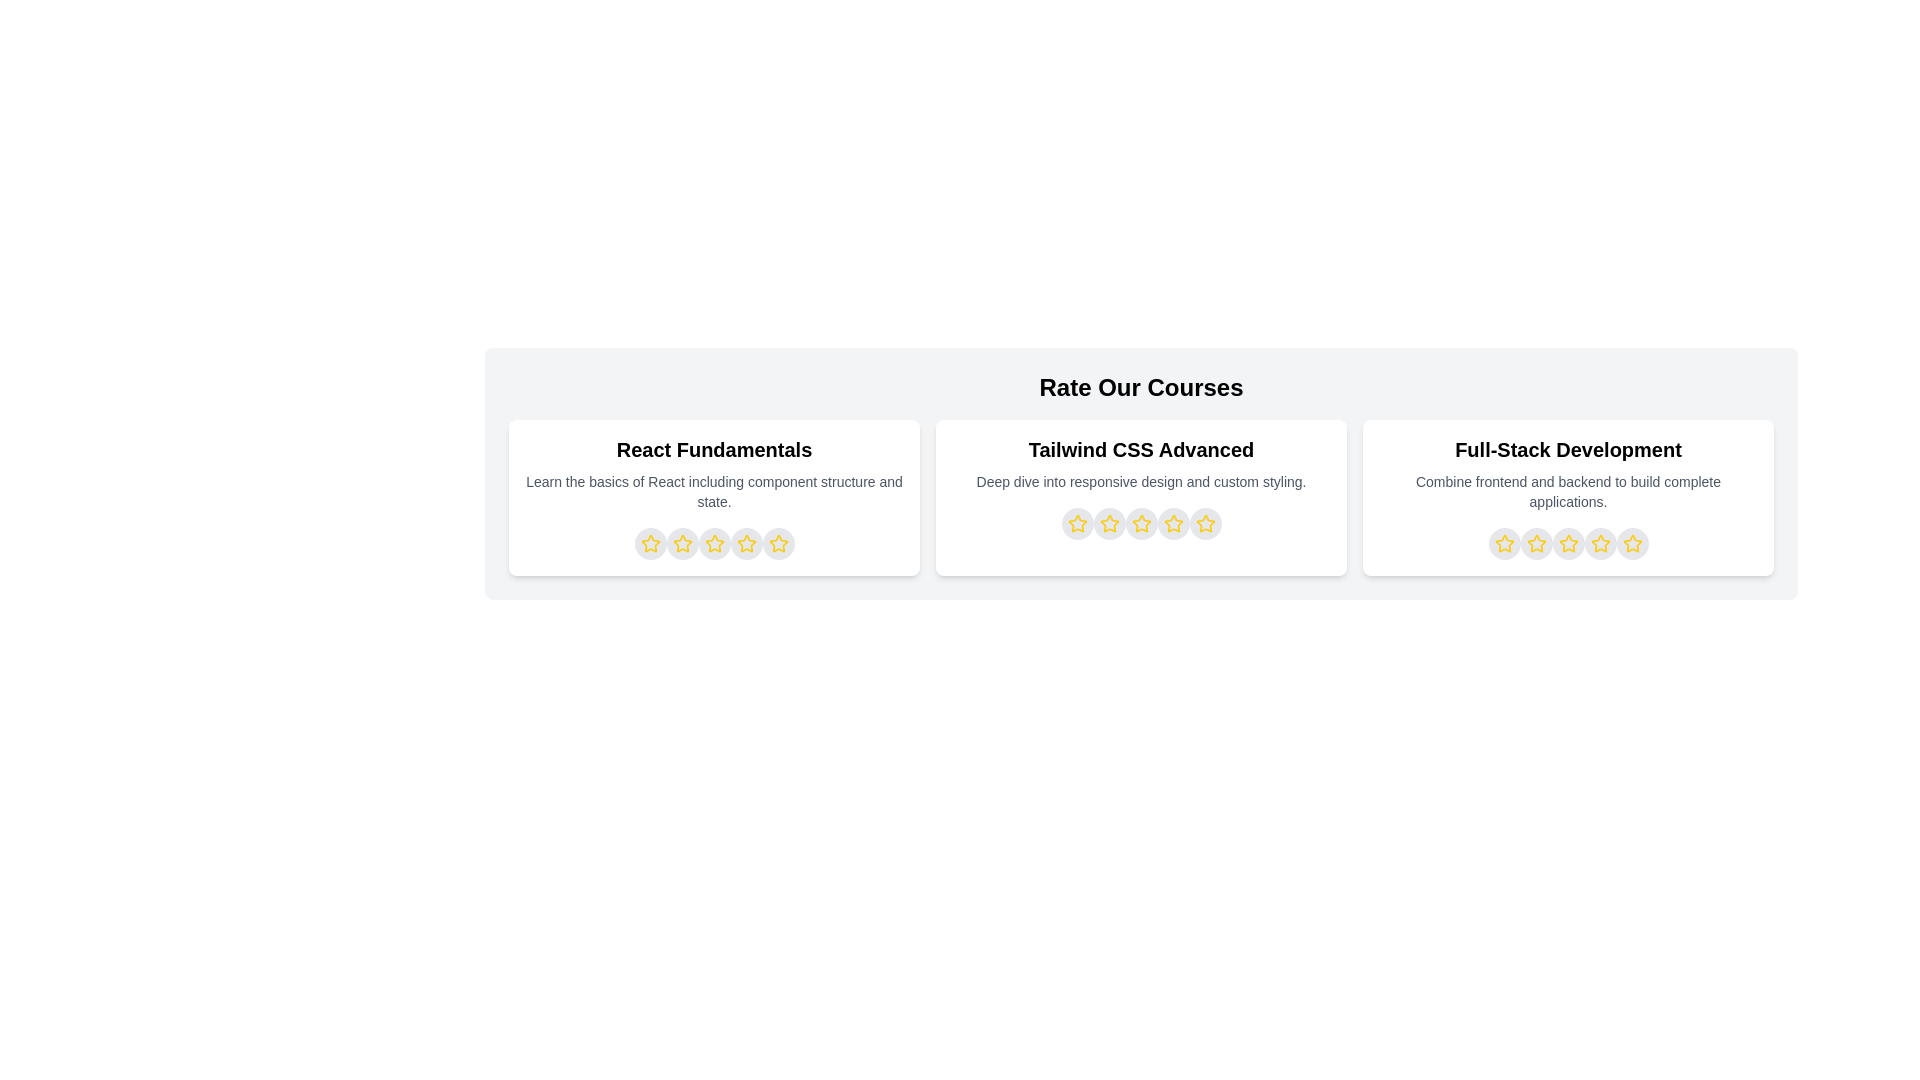 This screenshot has height=1080, width=1920. What do you see at coordinates (1504, 543) in the screenshot?
I see `the star representing 1 stars for the course titled Full-Stack Development` at bounding box center [1504, 543].